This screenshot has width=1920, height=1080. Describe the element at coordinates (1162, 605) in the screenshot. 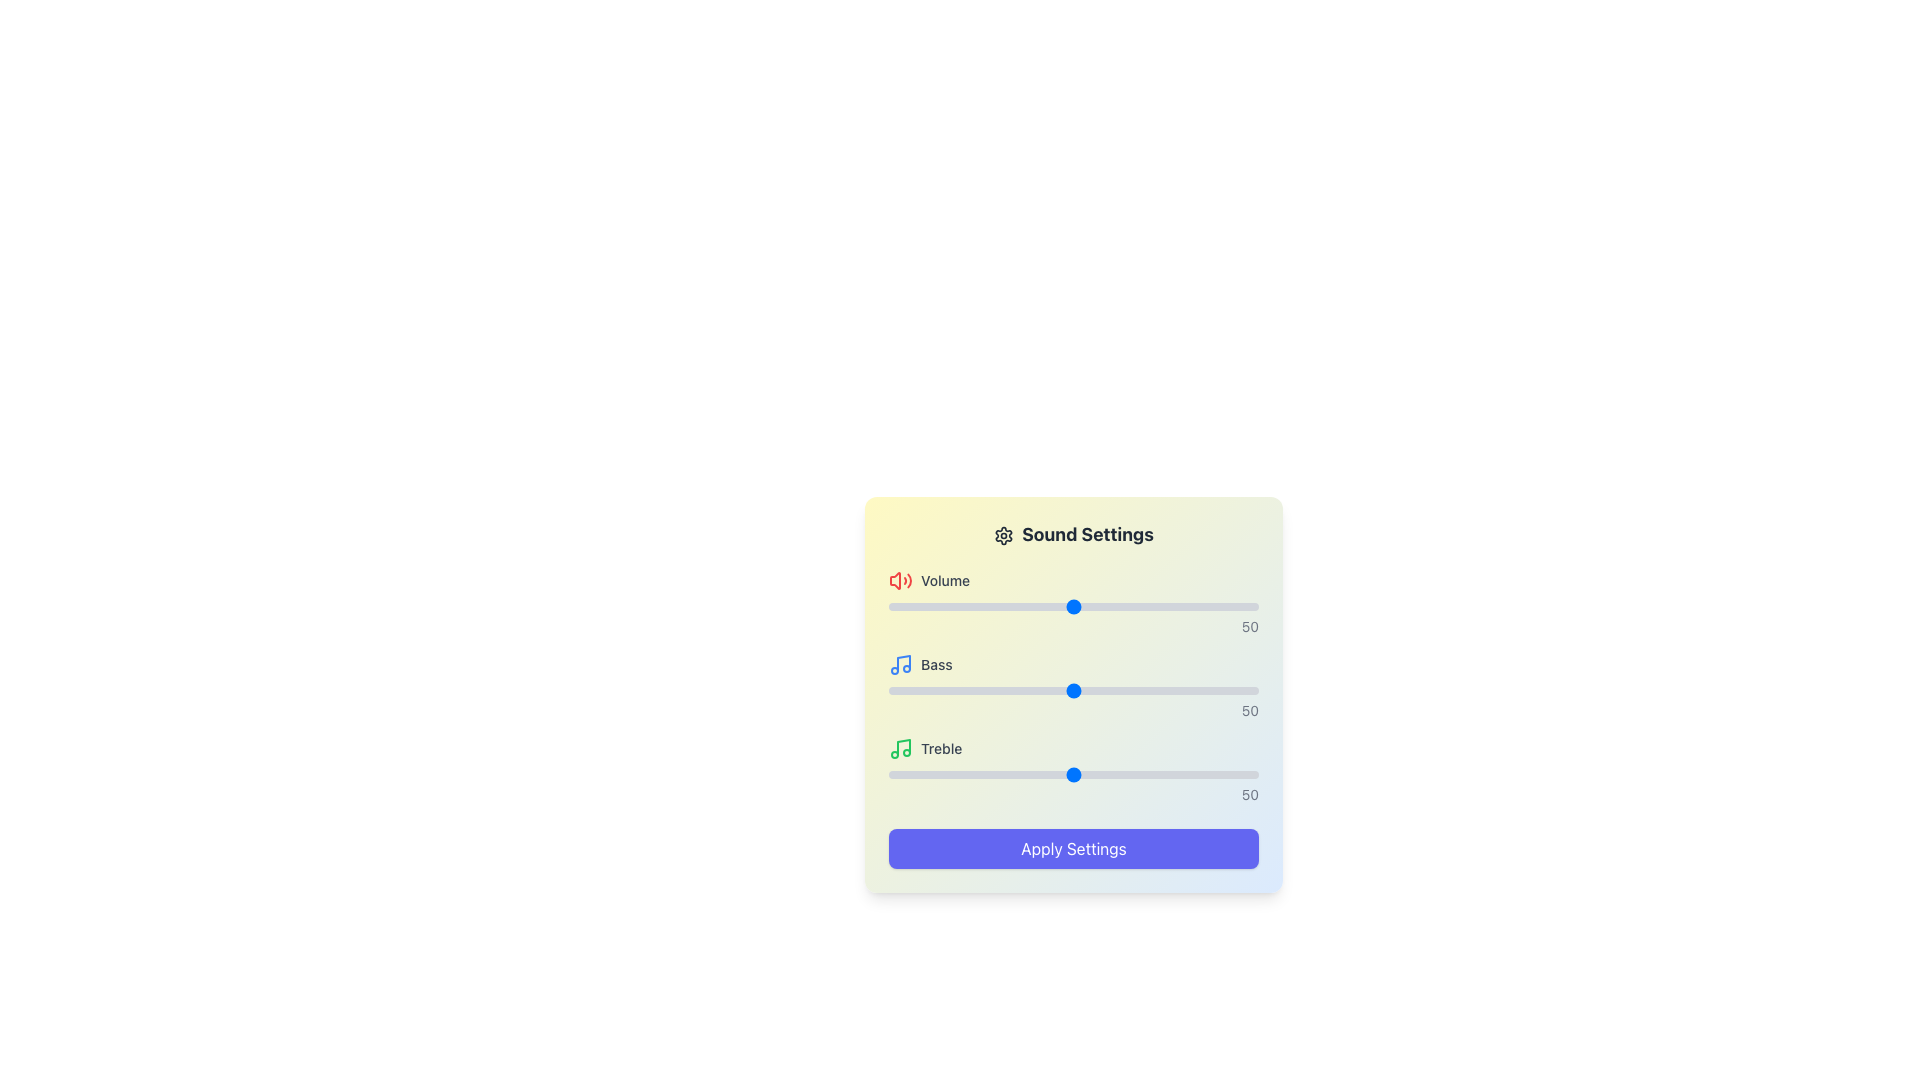

I see `the volume level` at that location.